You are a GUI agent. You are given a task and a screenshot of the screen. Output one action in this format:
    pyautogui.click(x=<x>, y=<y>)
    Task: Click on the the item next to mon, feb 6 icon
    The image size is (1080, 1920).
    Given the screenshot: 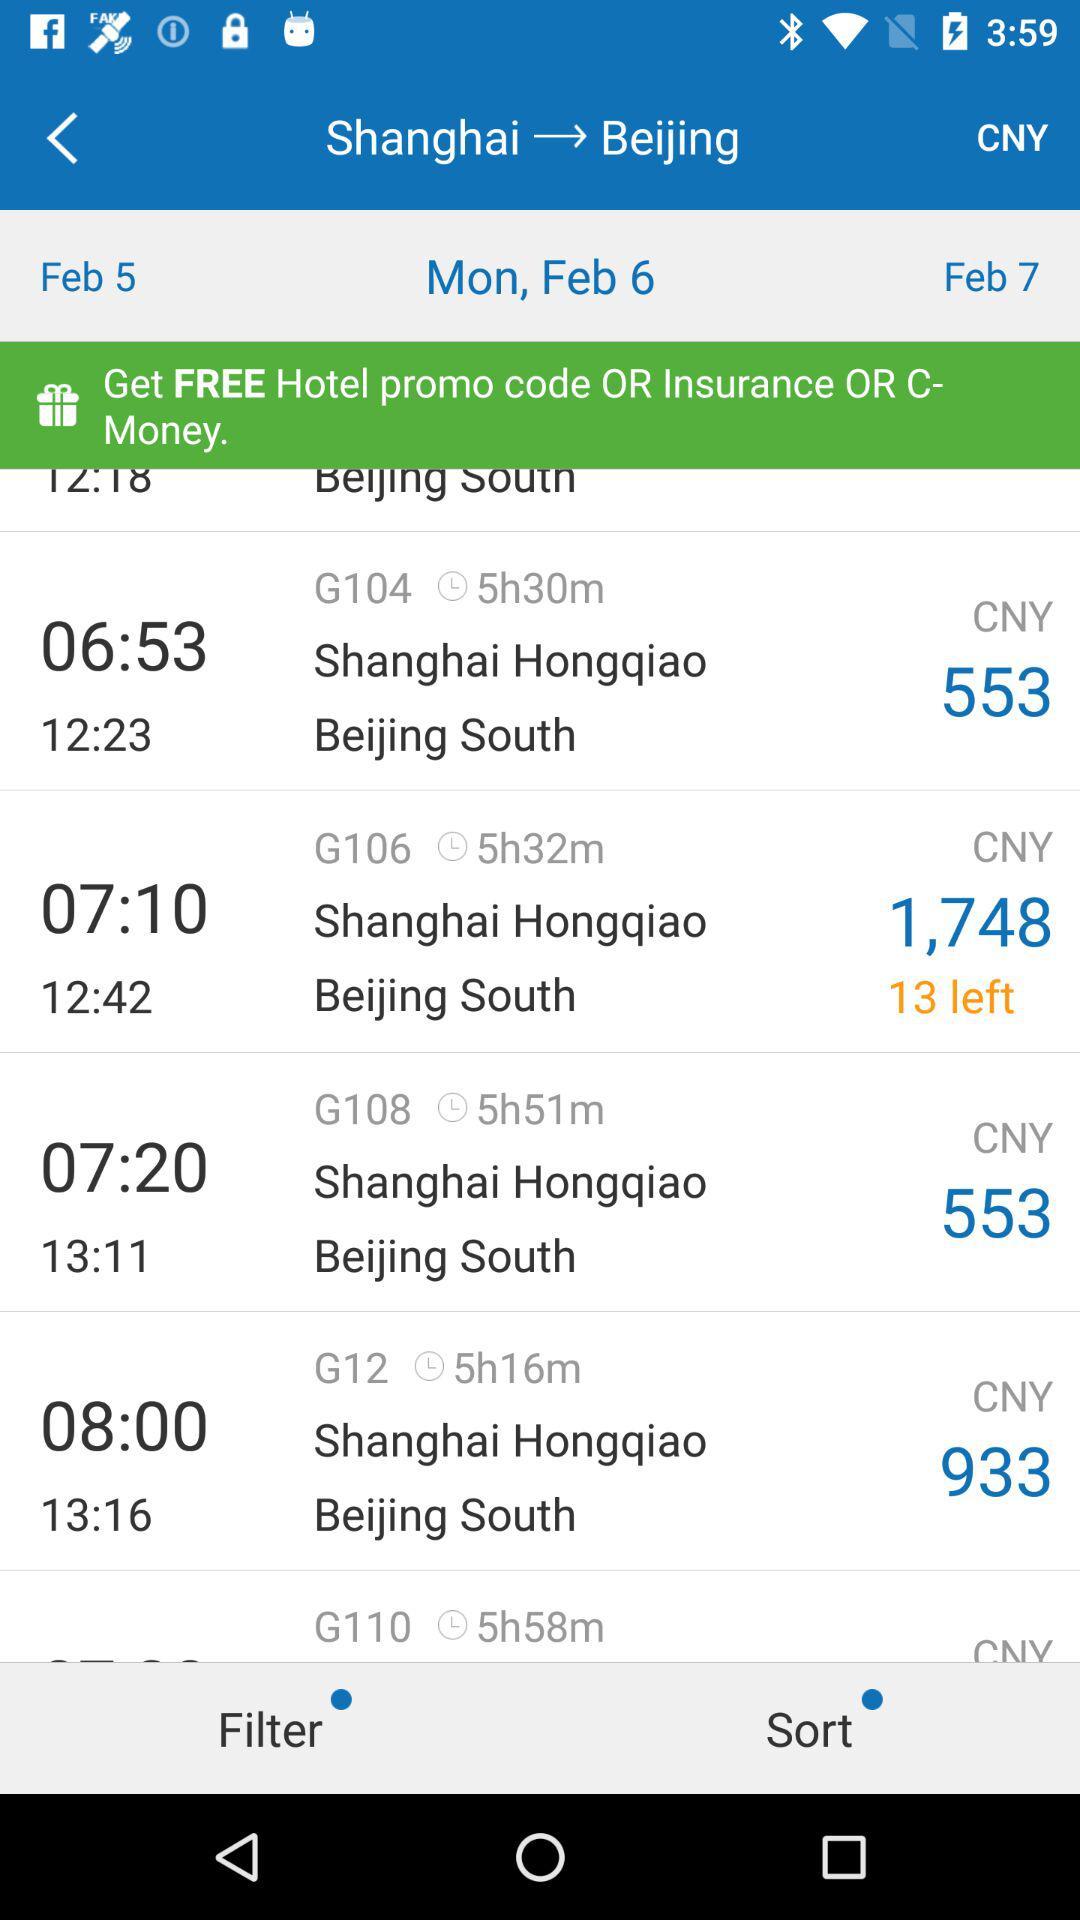 What is the action you would take?
    pyautogui.click(x=135, y=274)
    